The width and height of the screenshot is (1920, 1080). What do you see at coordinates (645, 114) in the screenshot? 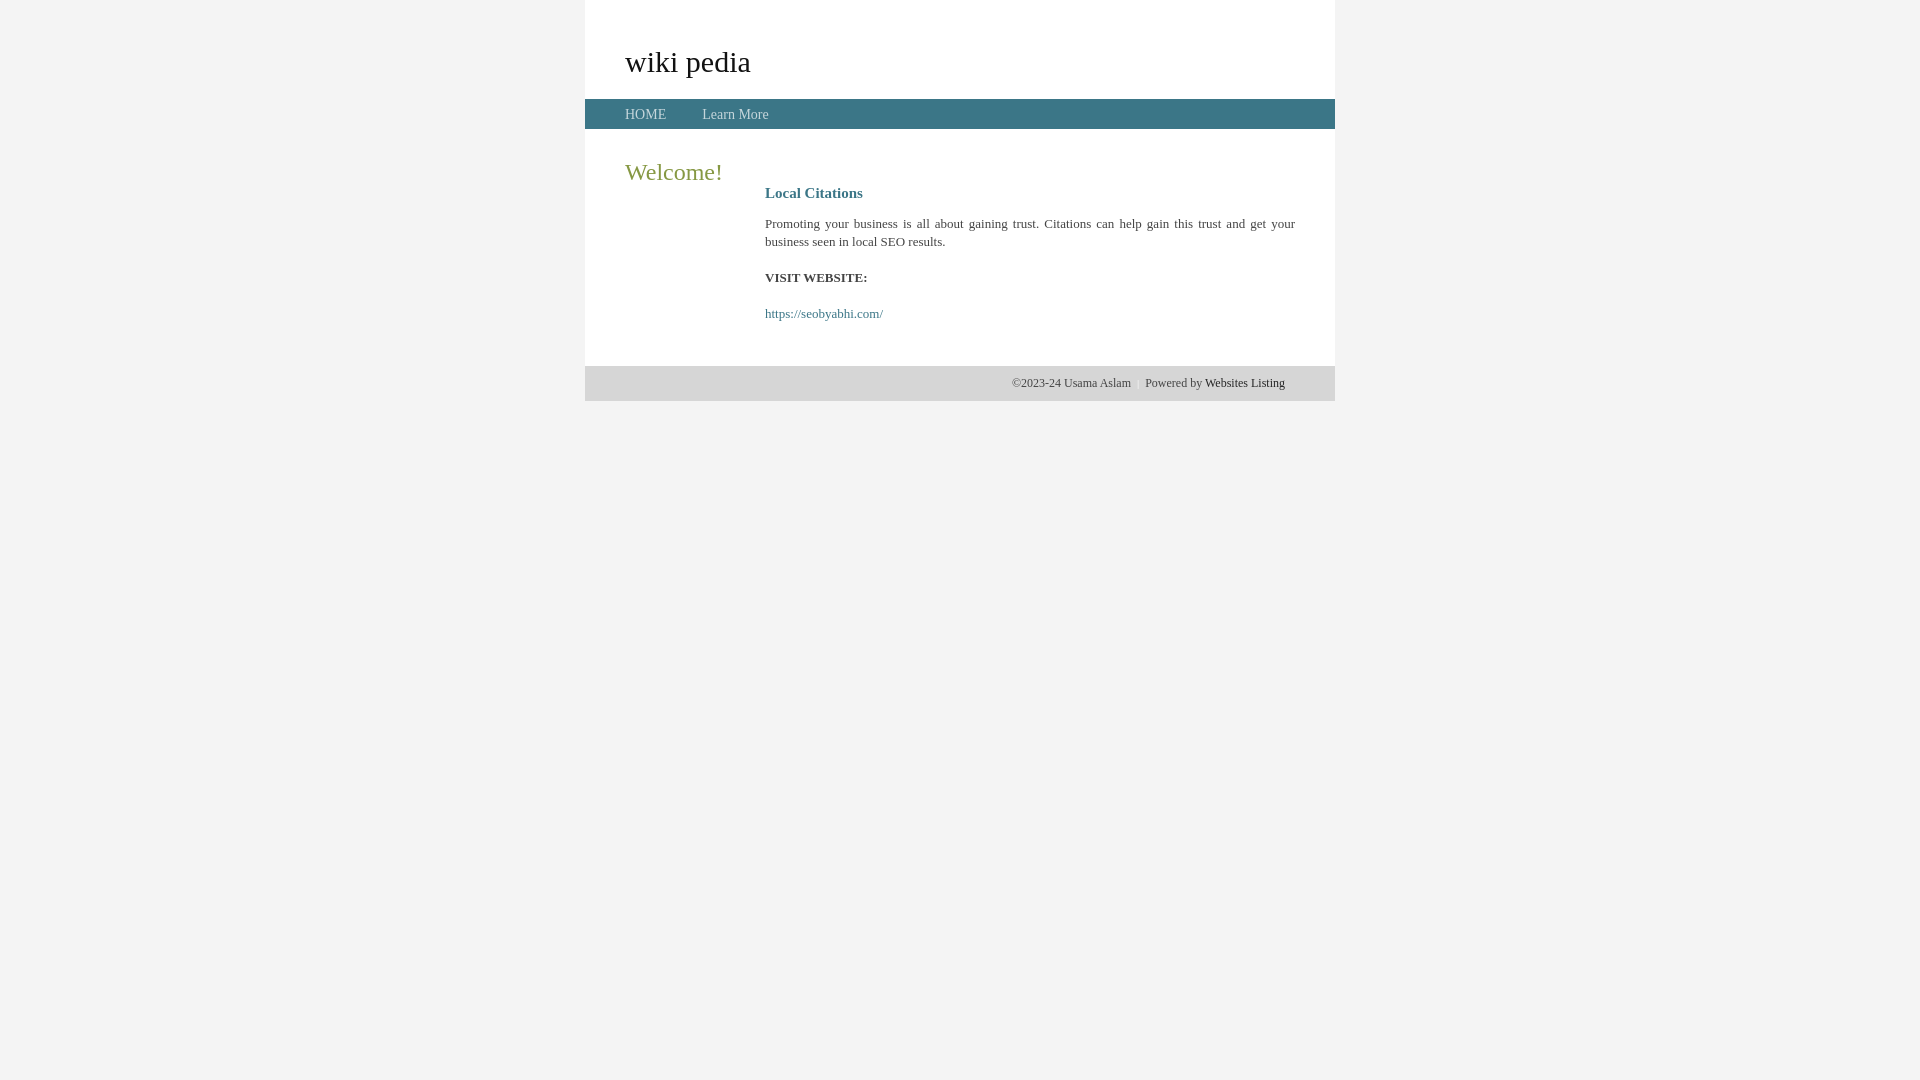
I see `'HOME'` at bounding box center [645, 114].